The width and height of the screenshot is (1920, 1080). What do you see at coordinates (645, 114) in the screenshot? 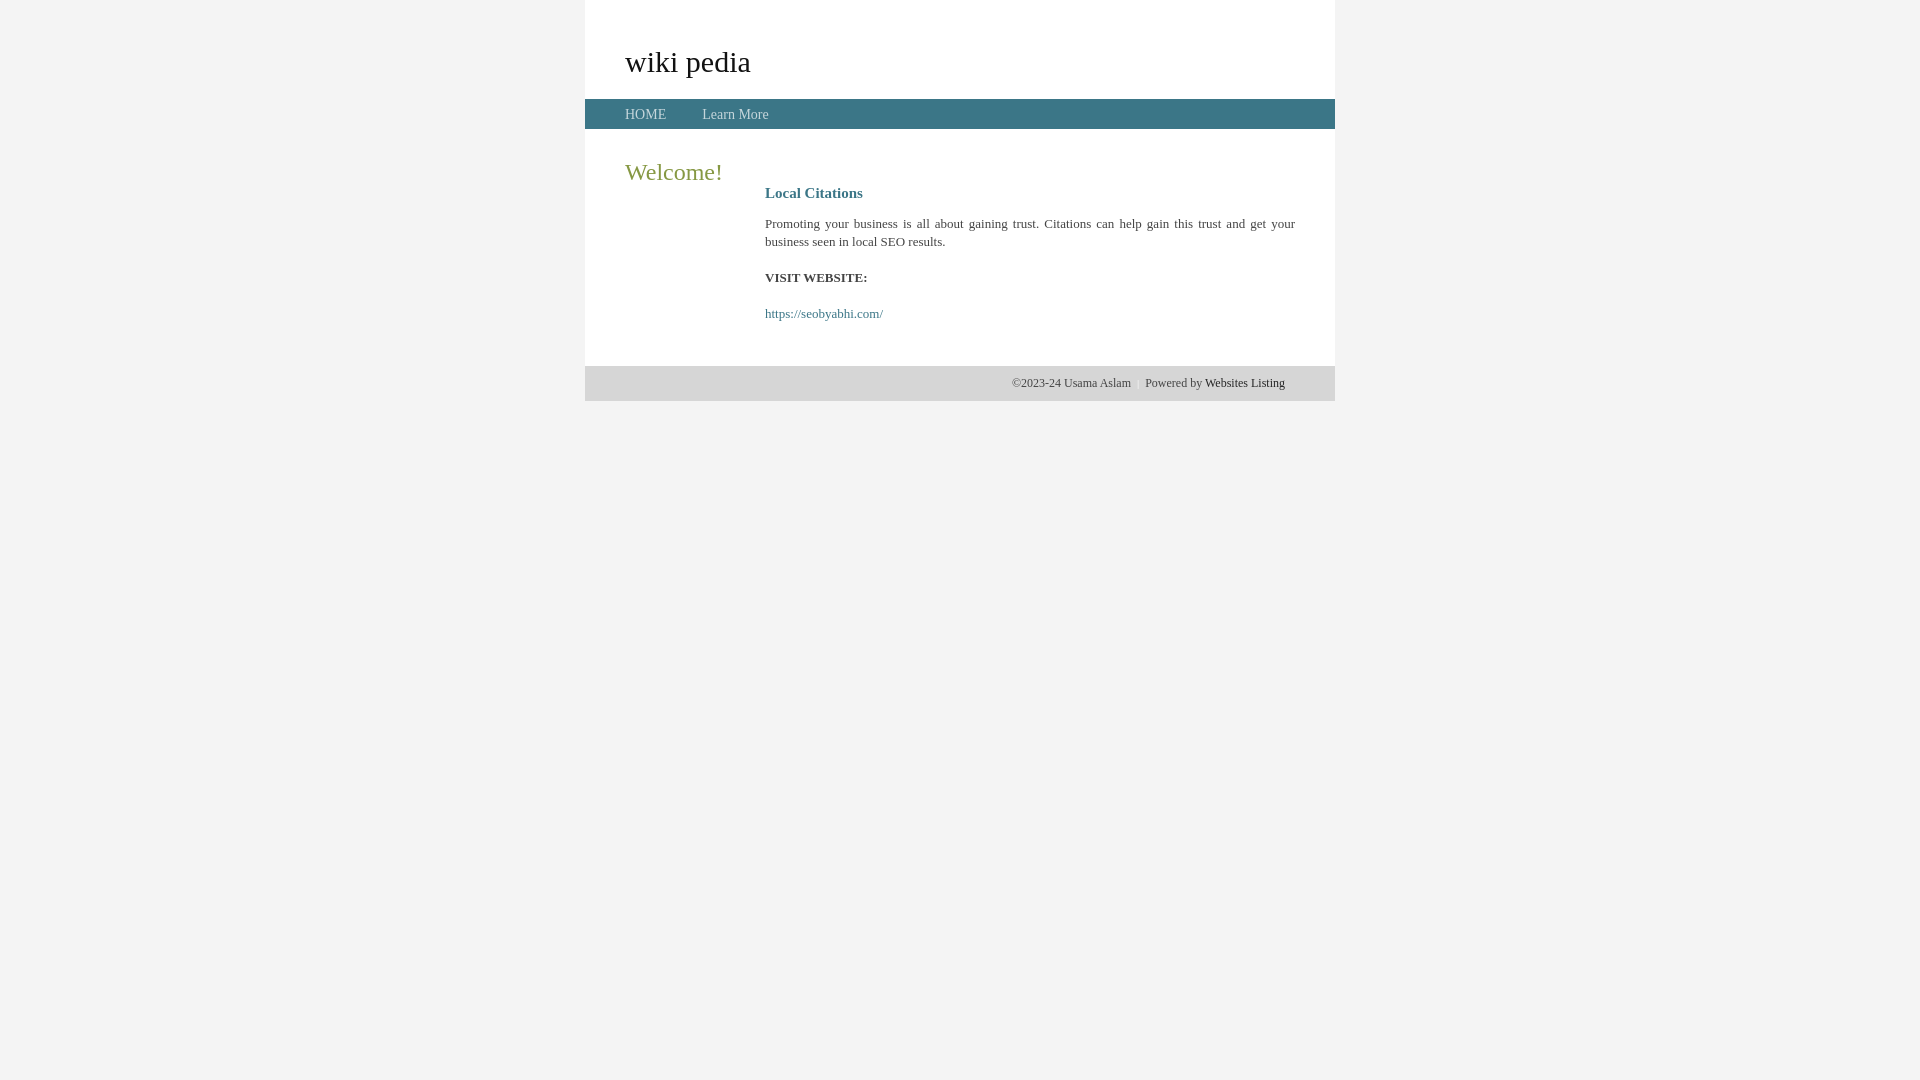
I see `'HOME'` at bounding box center [645, 114].